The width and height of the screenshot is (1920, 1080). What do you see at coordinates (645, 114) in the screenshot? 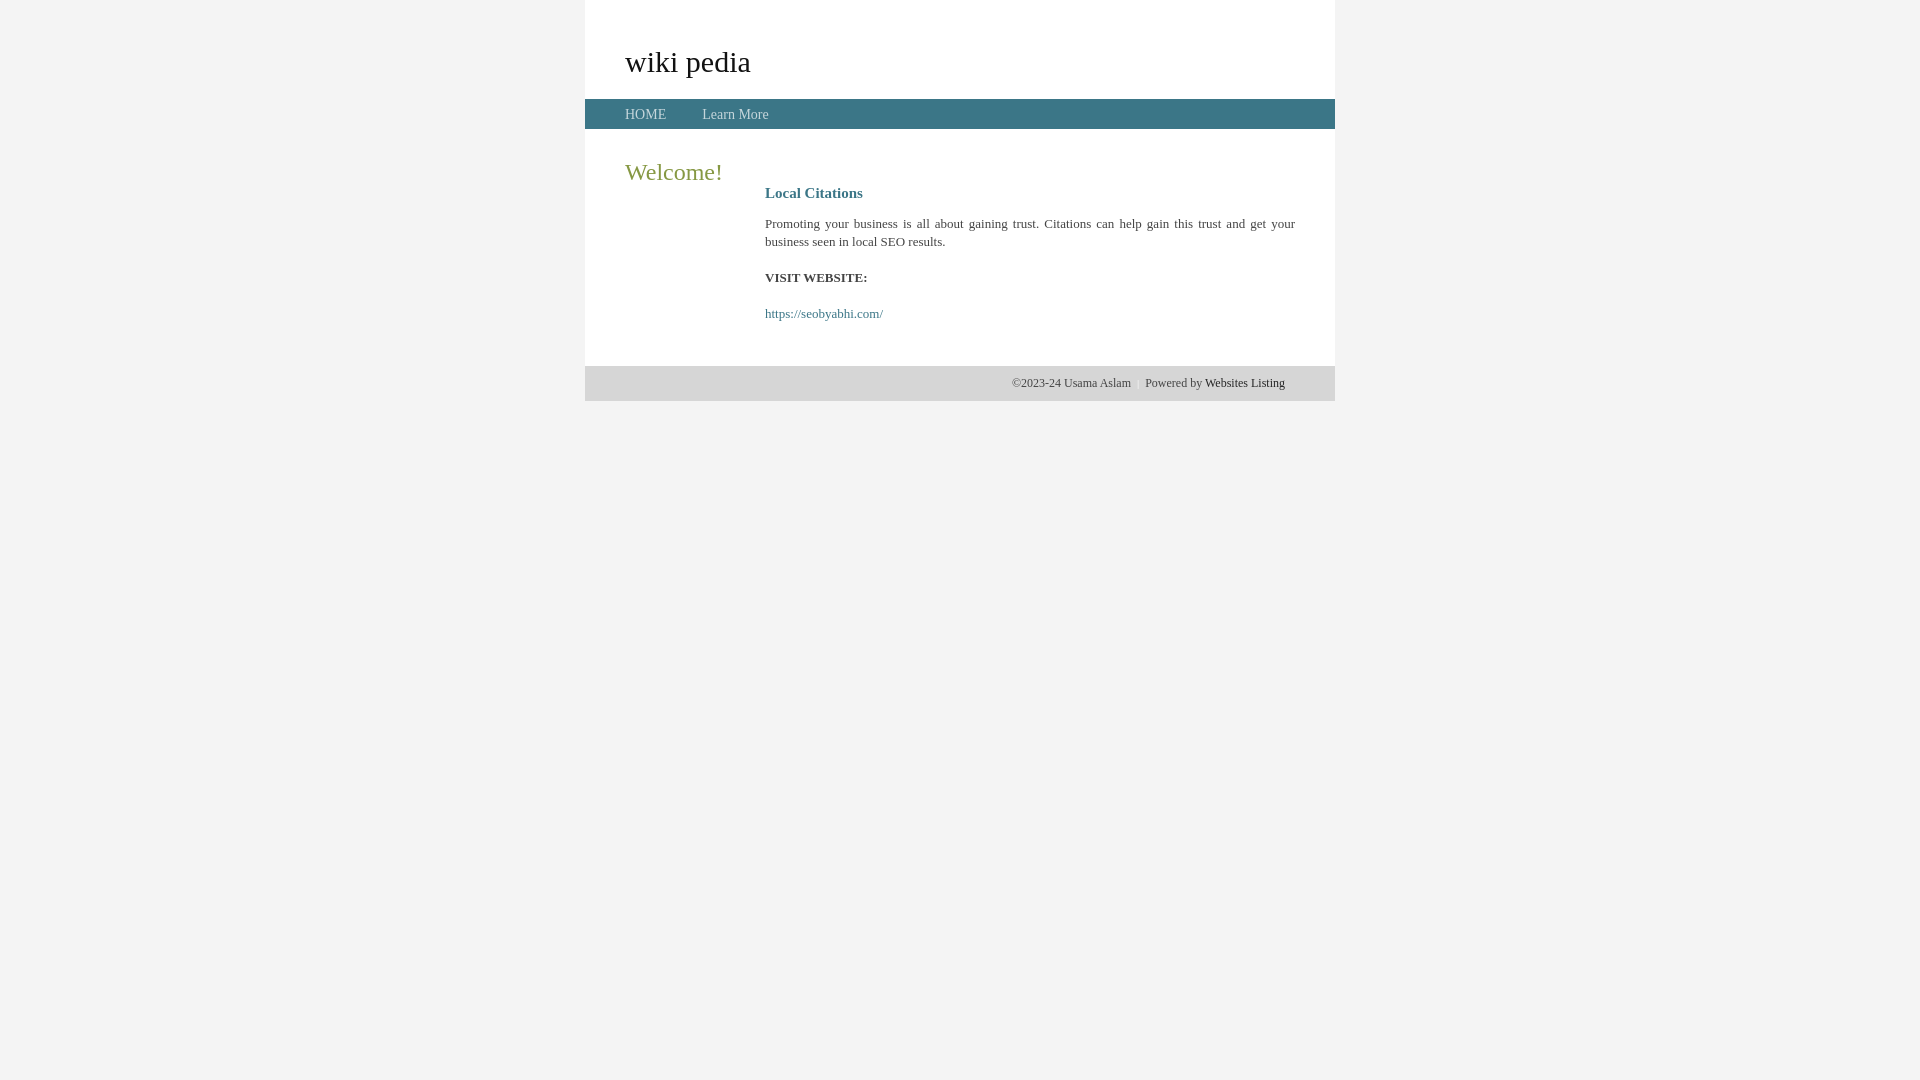
I see `'HOME'` at bounding box center [645, 114].